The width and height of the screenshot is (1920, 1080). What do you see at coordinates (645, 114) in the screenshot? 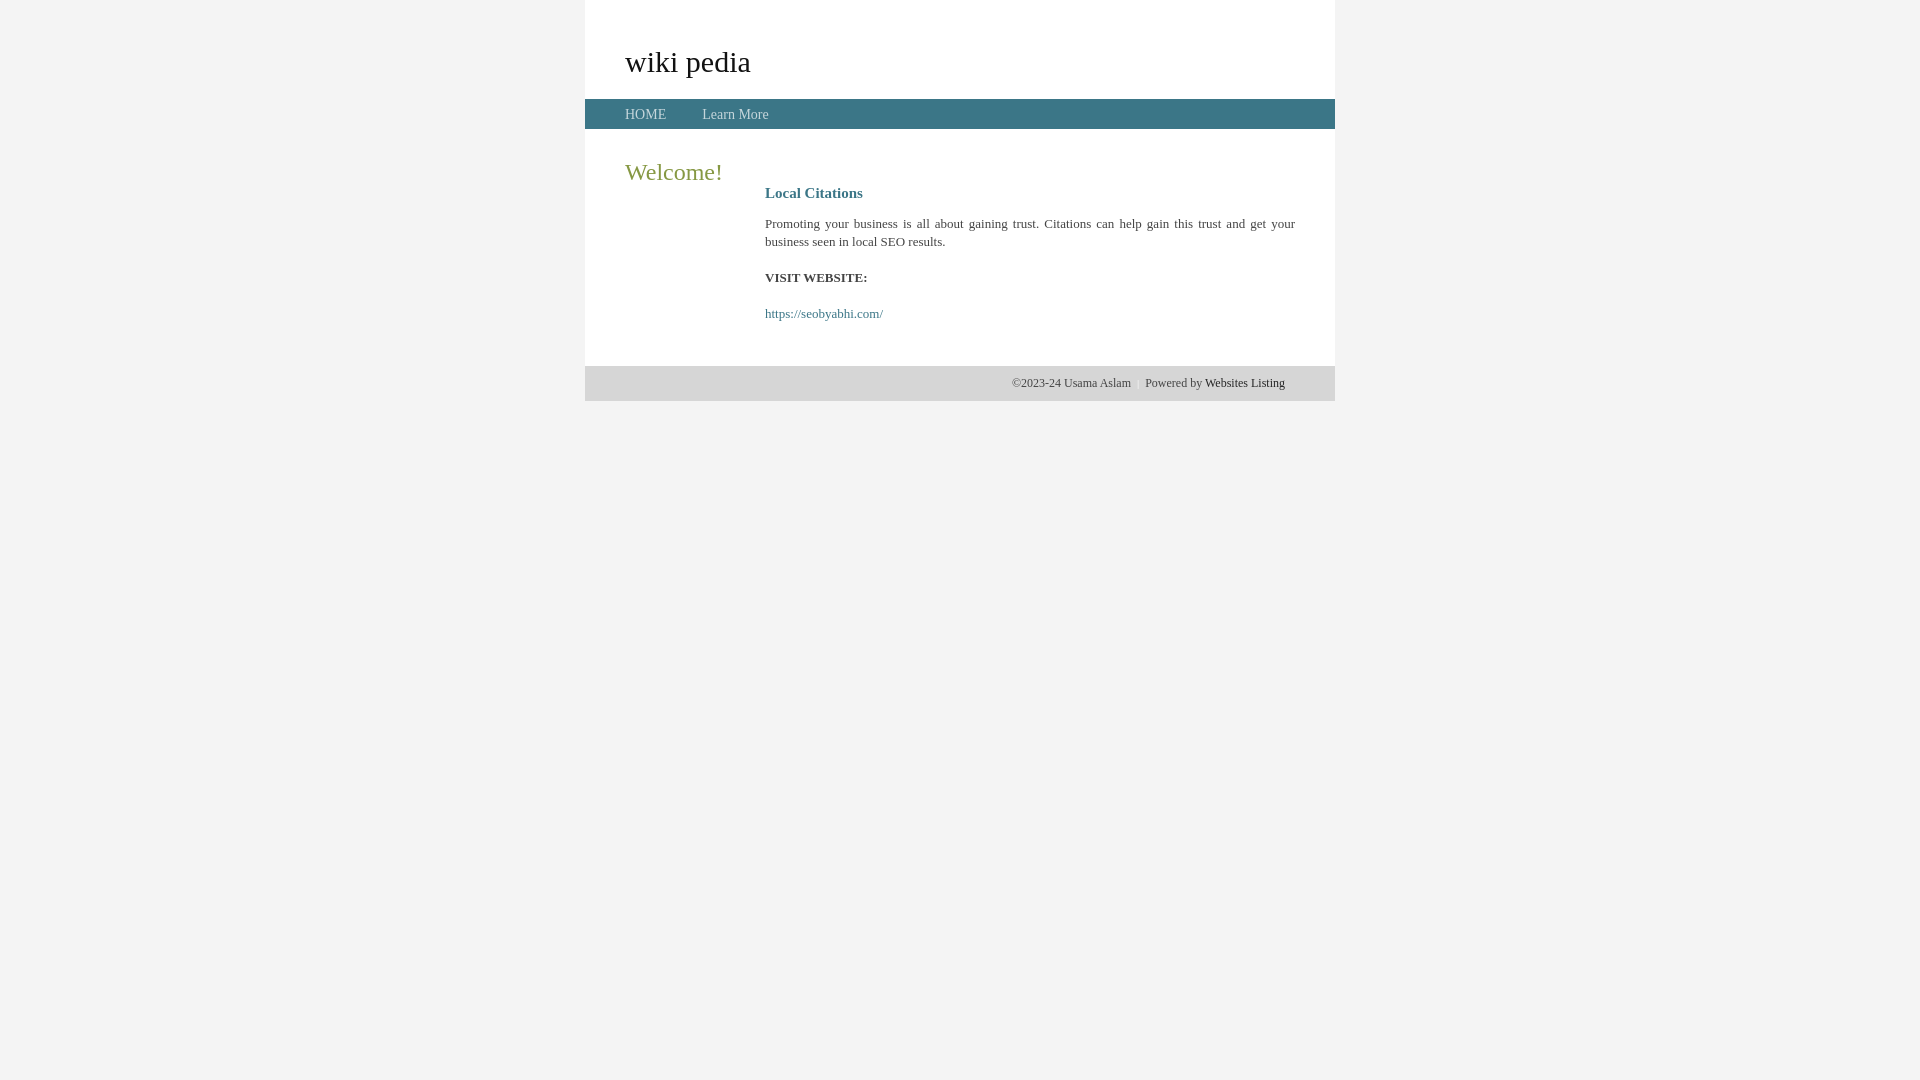
I see `'HOME'` at bounding box center [645, 114].